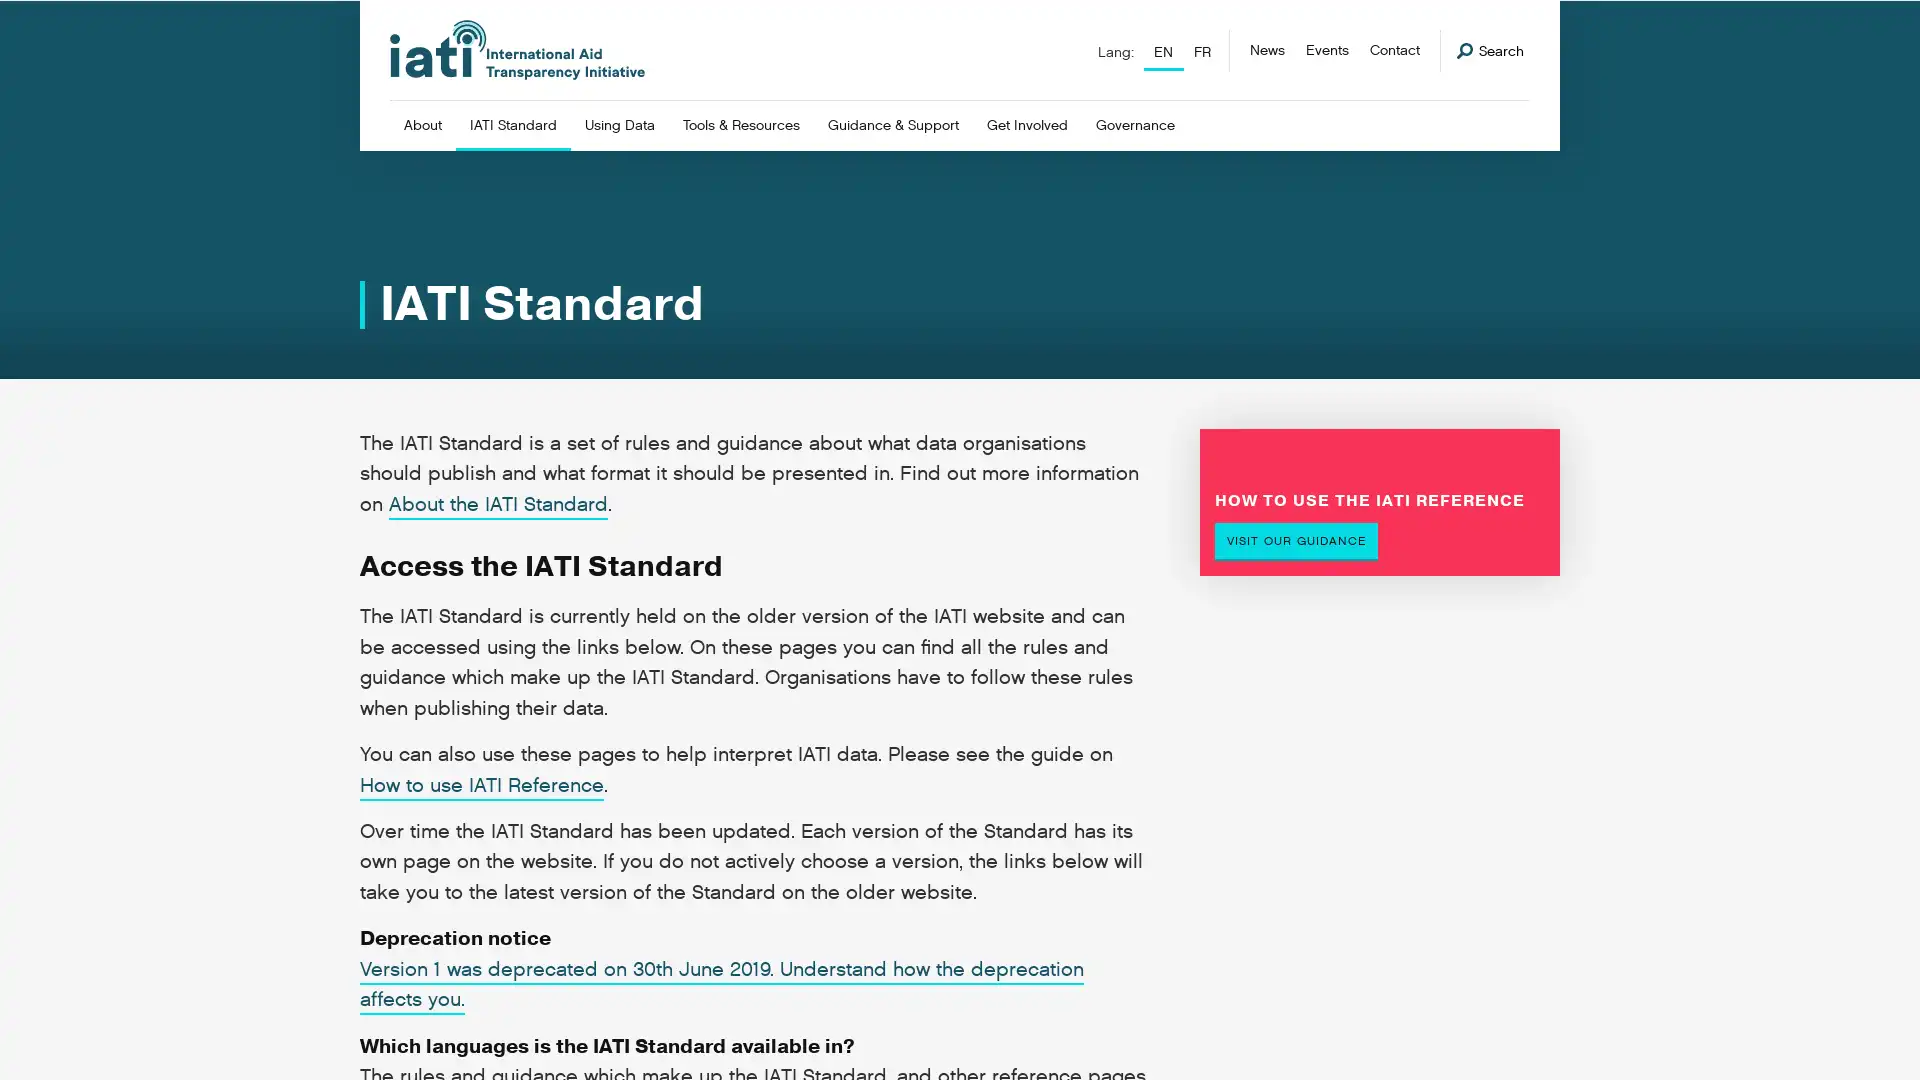 The width and height of the screenshot is (1920, 1080). I want to click on Search, so click(1490, 50).